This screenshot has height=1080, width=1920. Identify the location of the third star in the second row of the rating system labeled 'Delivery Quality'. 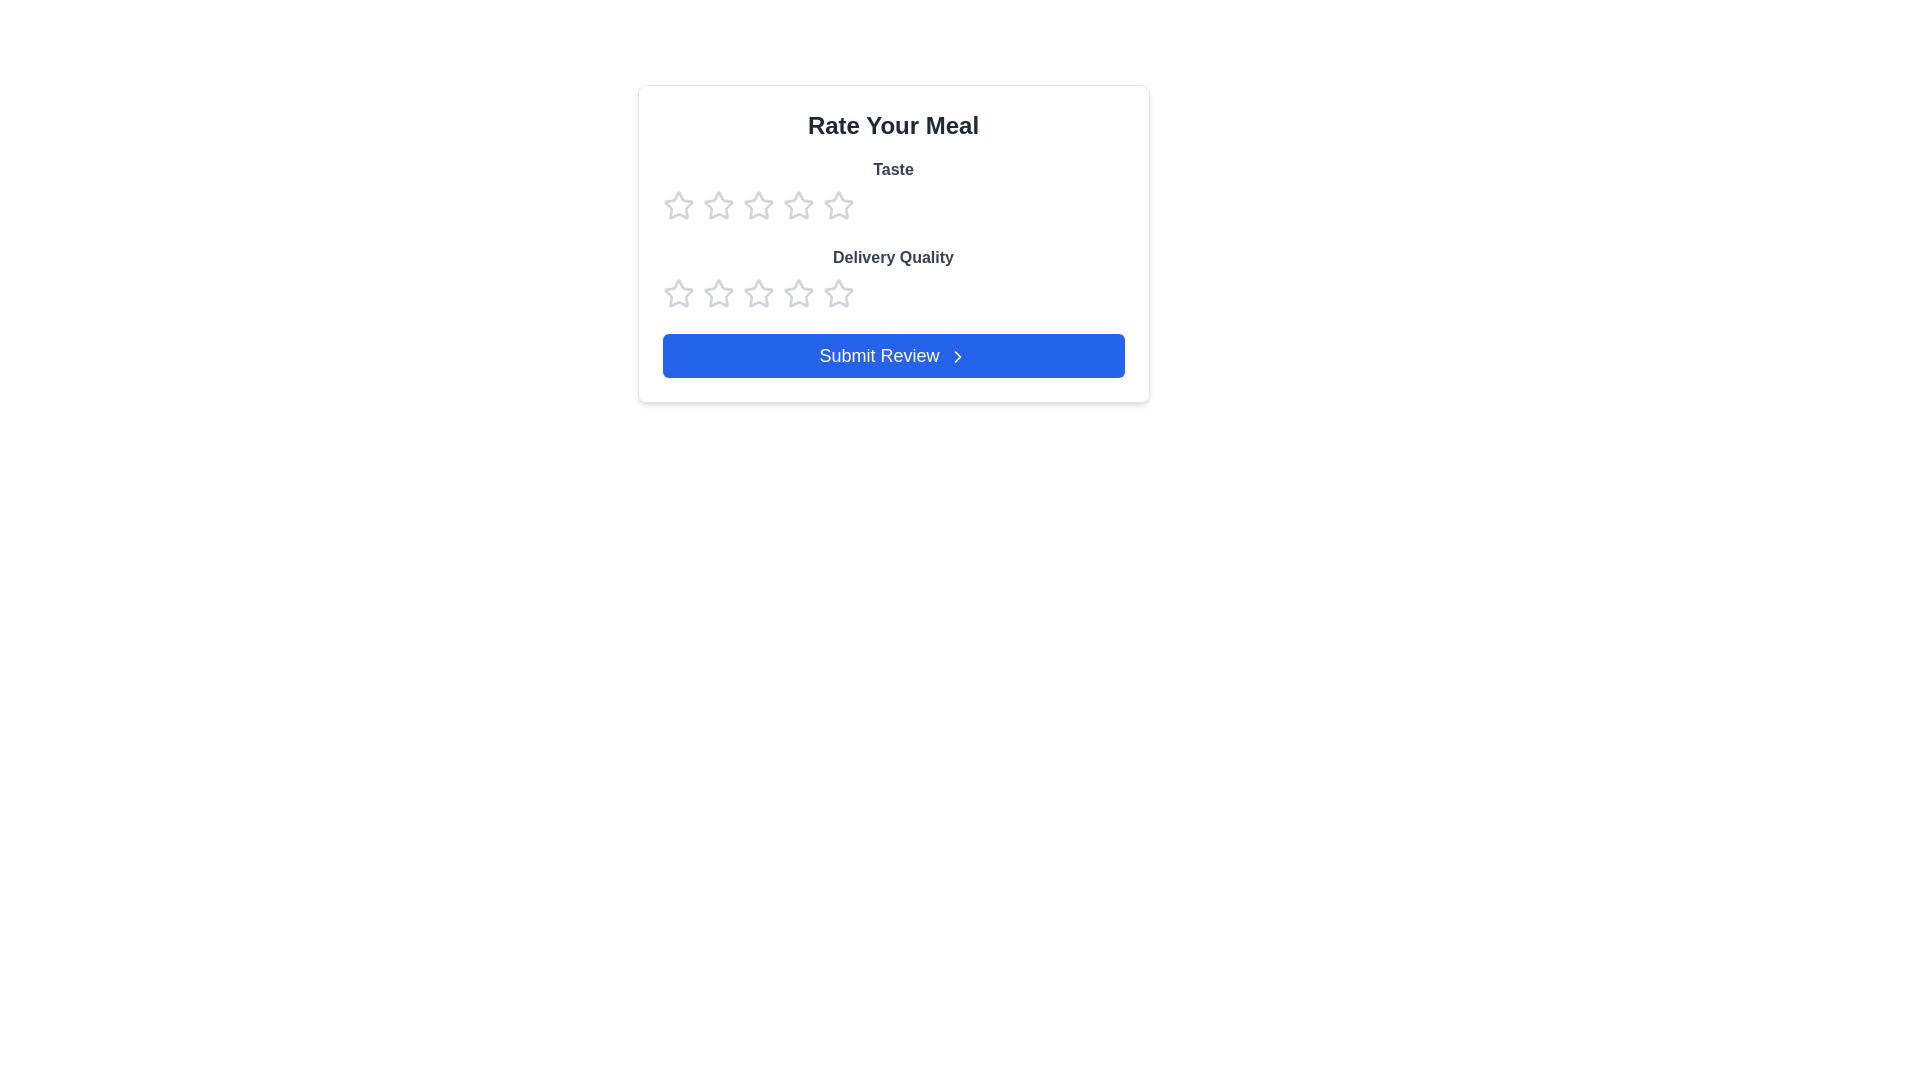
(838, 293).